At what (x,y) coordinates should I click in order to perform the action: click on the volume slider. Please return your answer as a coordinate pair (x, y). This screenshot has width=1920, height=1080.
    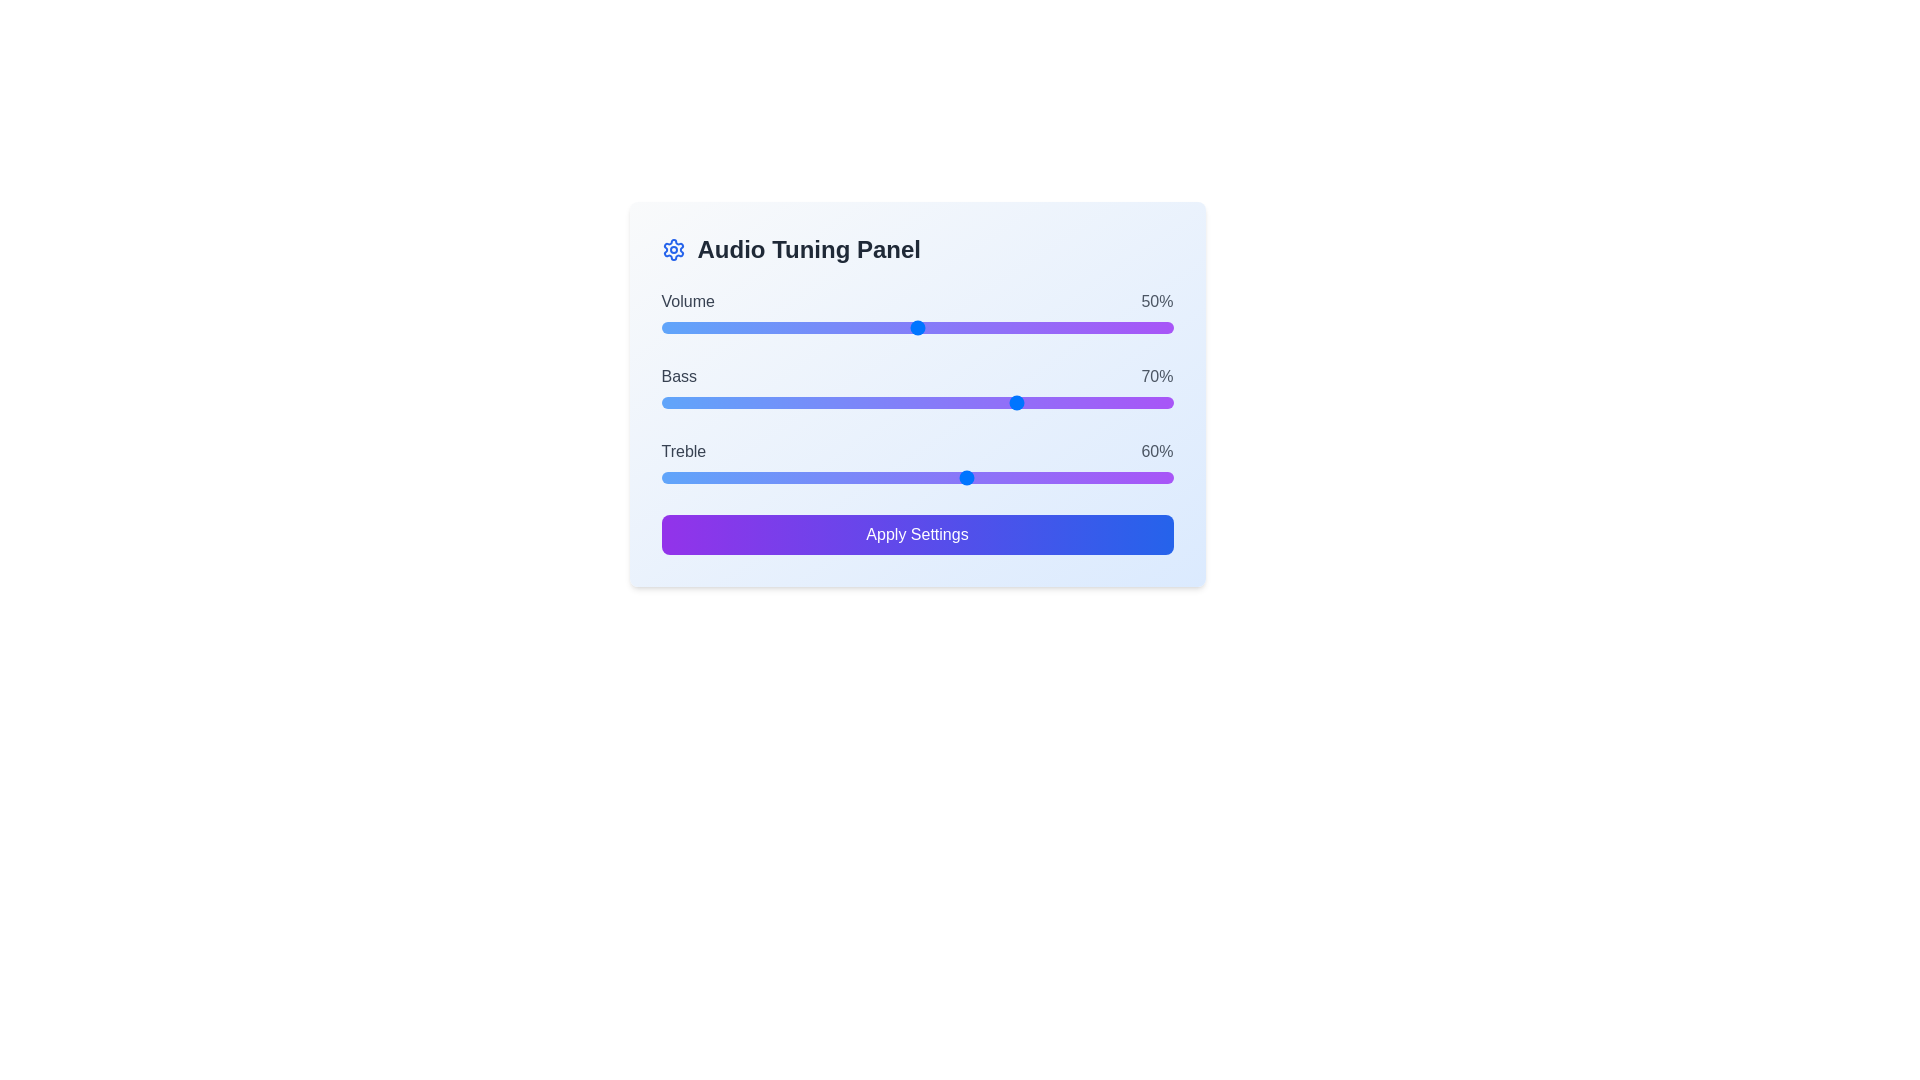
    Looking at the image, I should click on (793, 326).